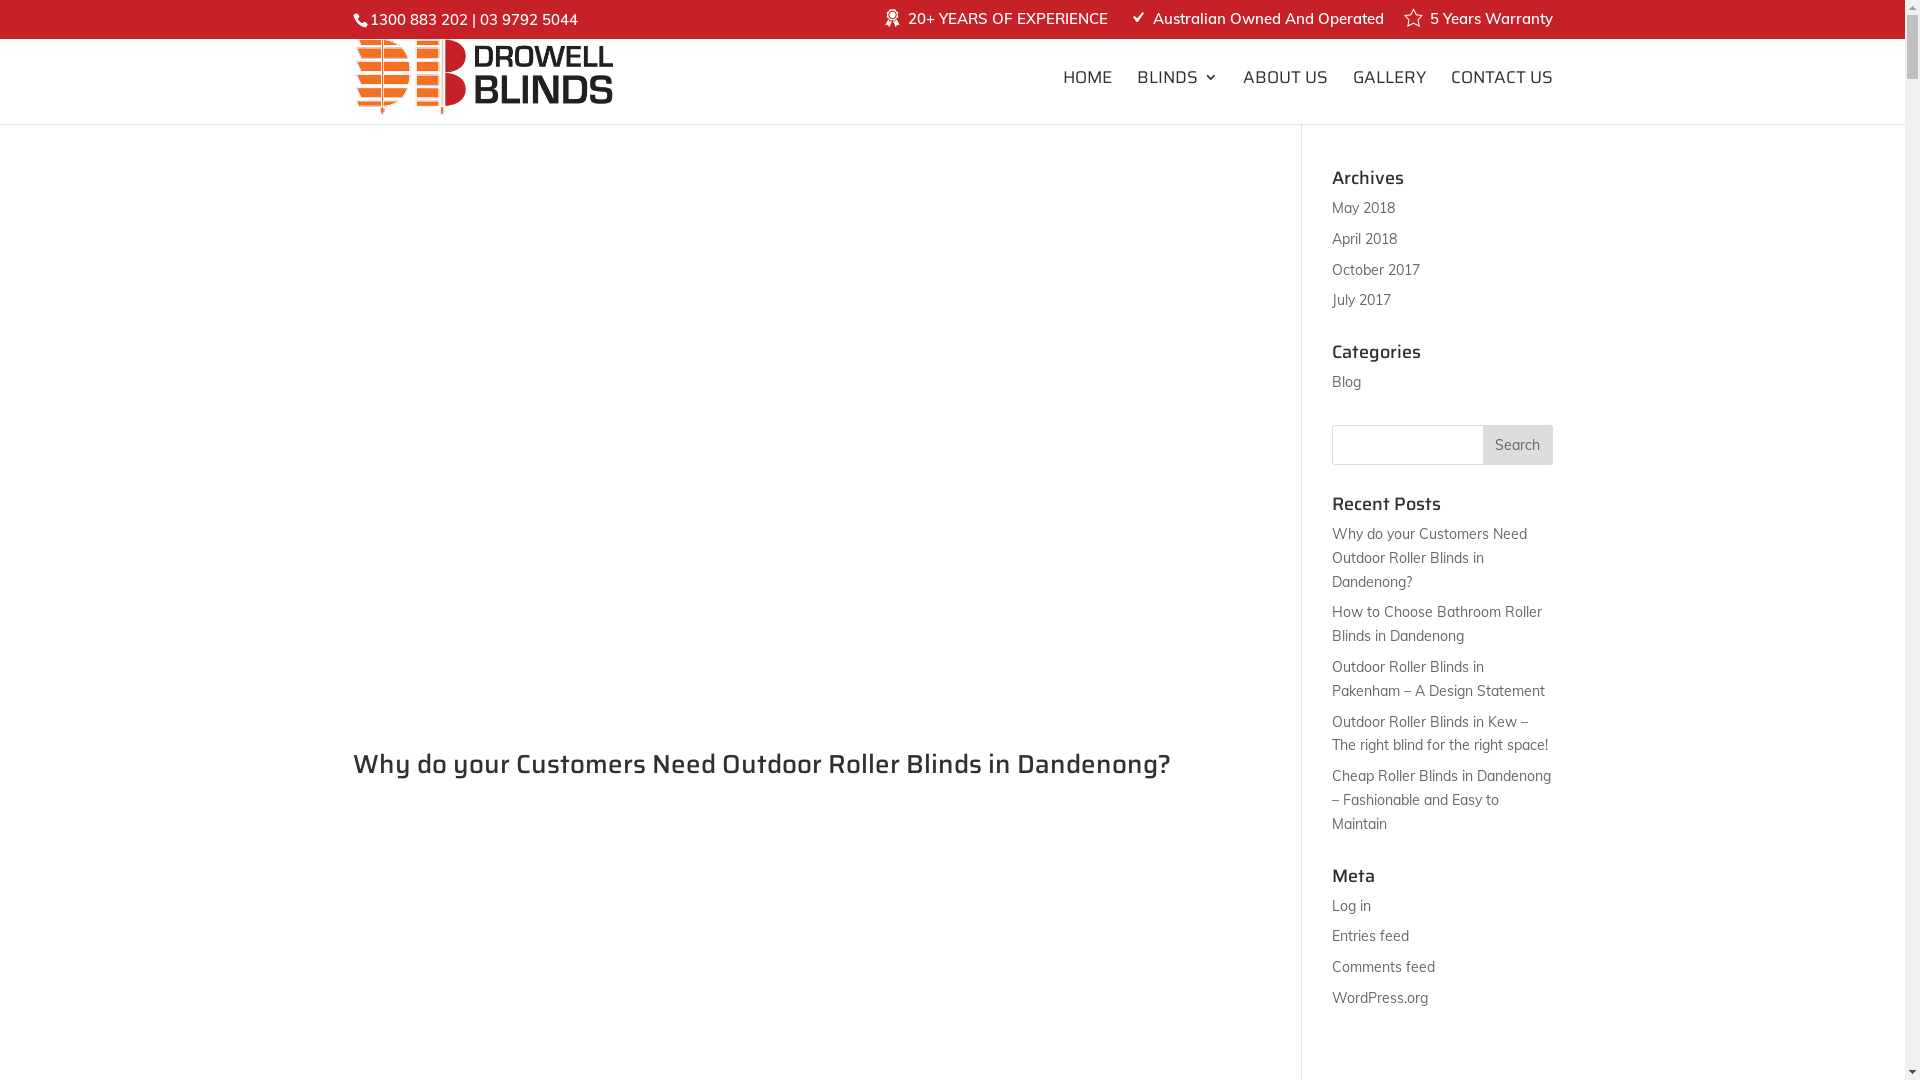 The height and width of the screenshot is (1080, 1920). Describe the element at coordinates (1382, 966) in the screenshot. I see `'Comments feed'` at that location.